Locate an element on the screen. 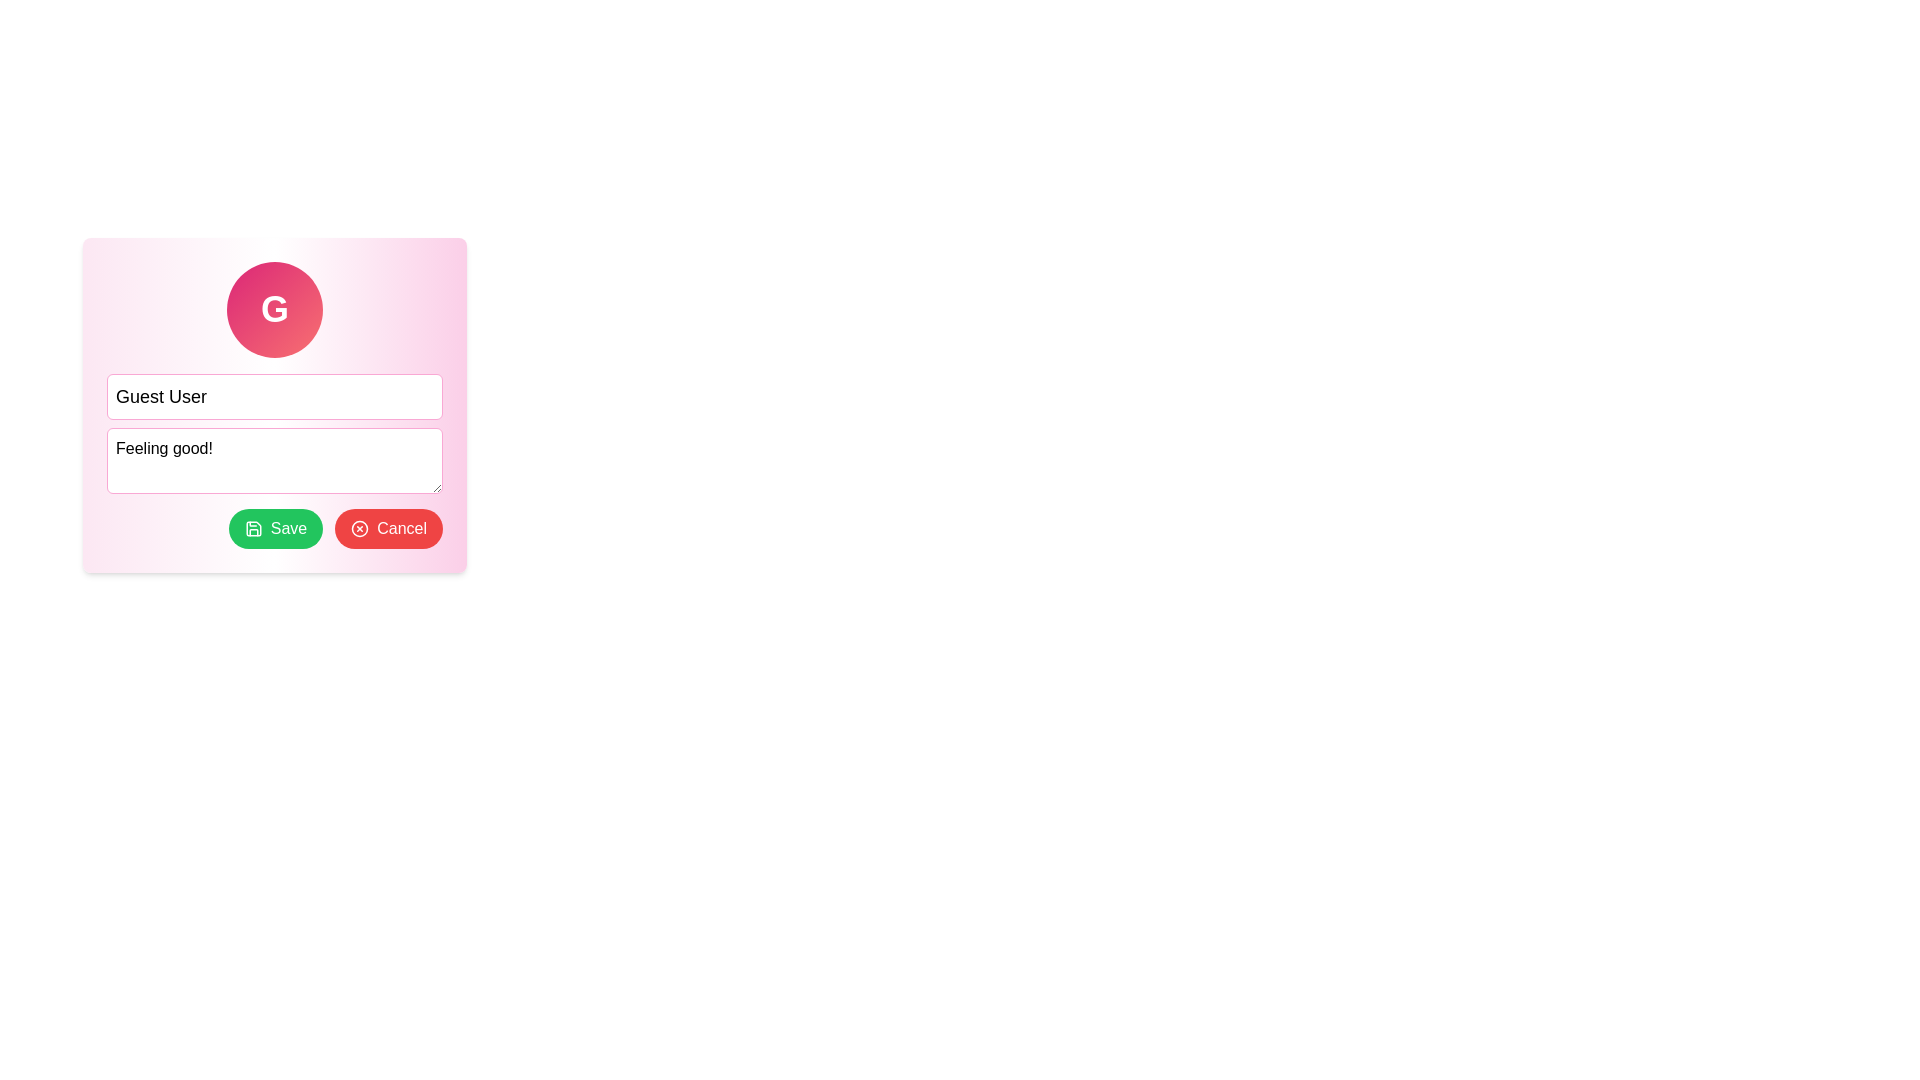 This screenshot has width=1920, height=1080. the save button located below the status message input field is located at coordinates (274, 527).